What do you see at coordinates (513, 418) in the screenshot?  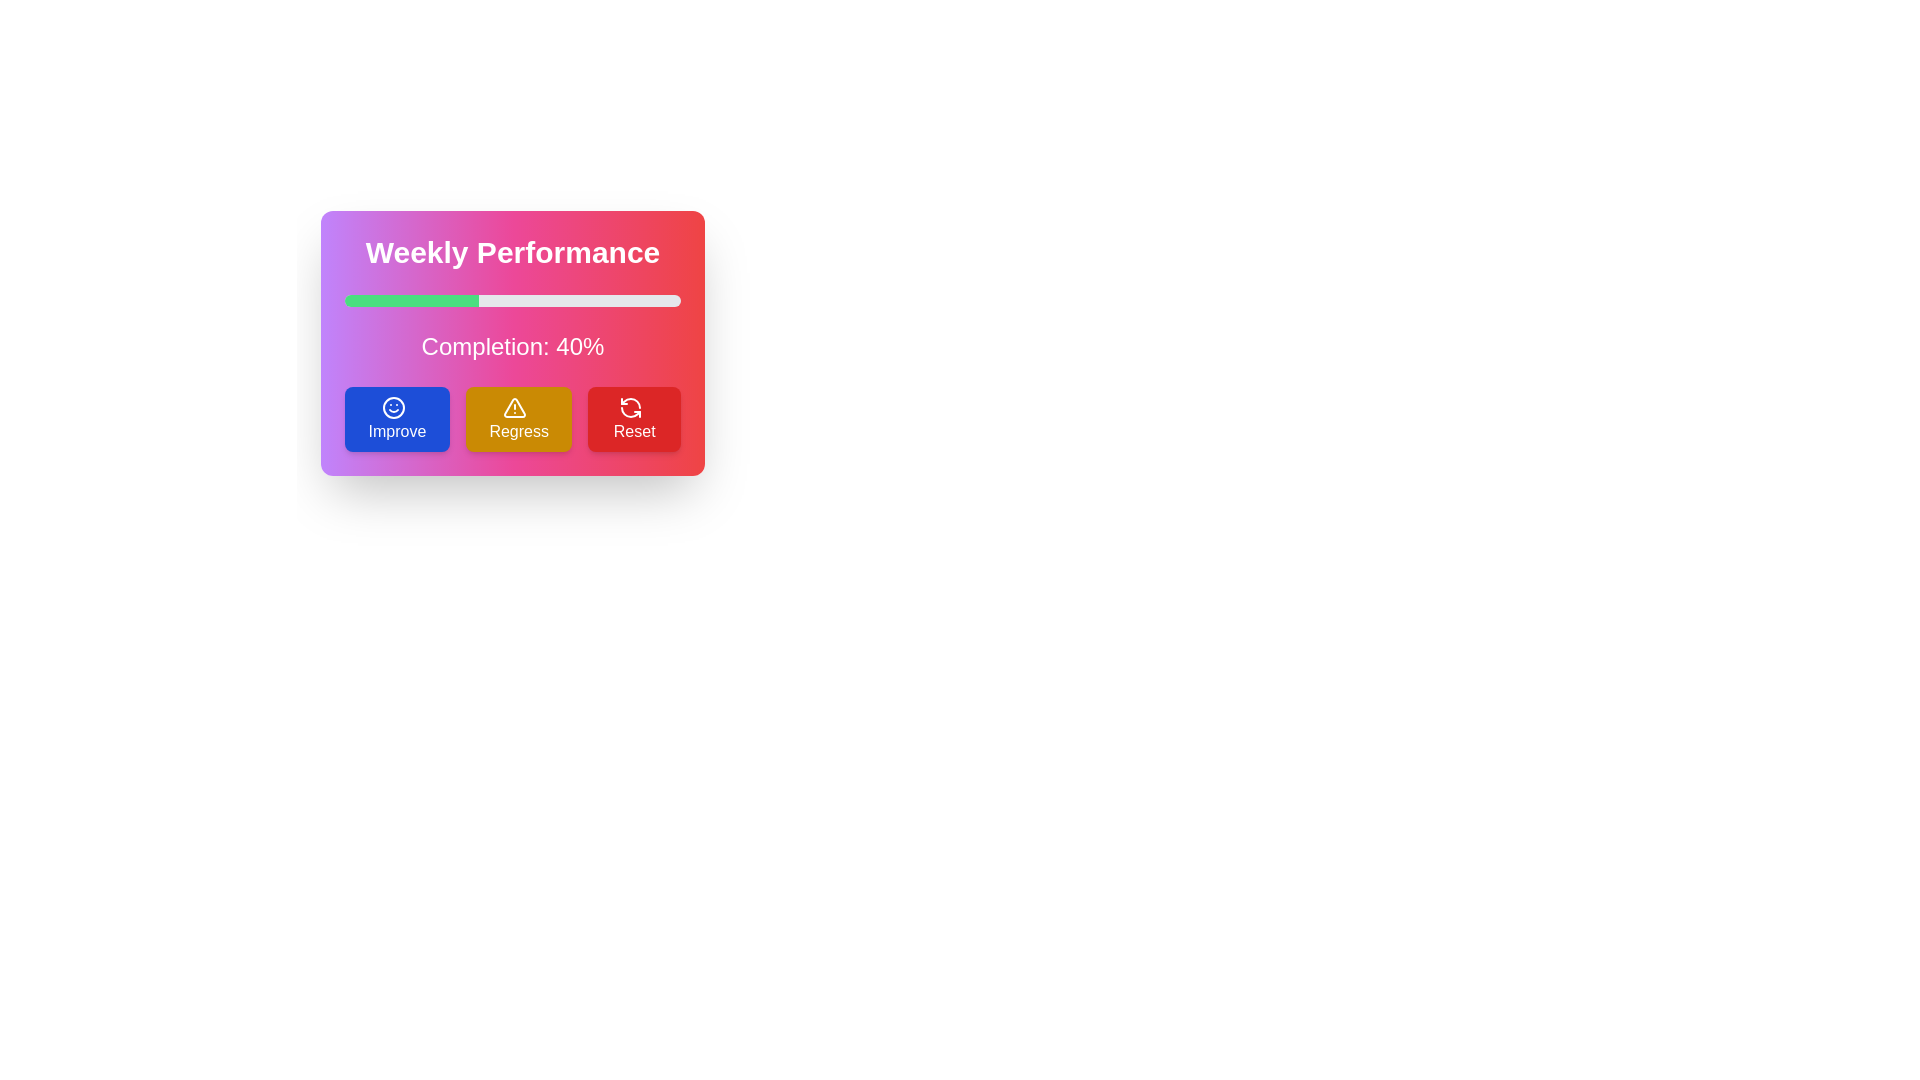 I see `the 'Regress' button, which is the middle button in a horizontal layout, flanked by 'Improve' on the left and 'Reset' on the right` at bounding box center [513, 418].